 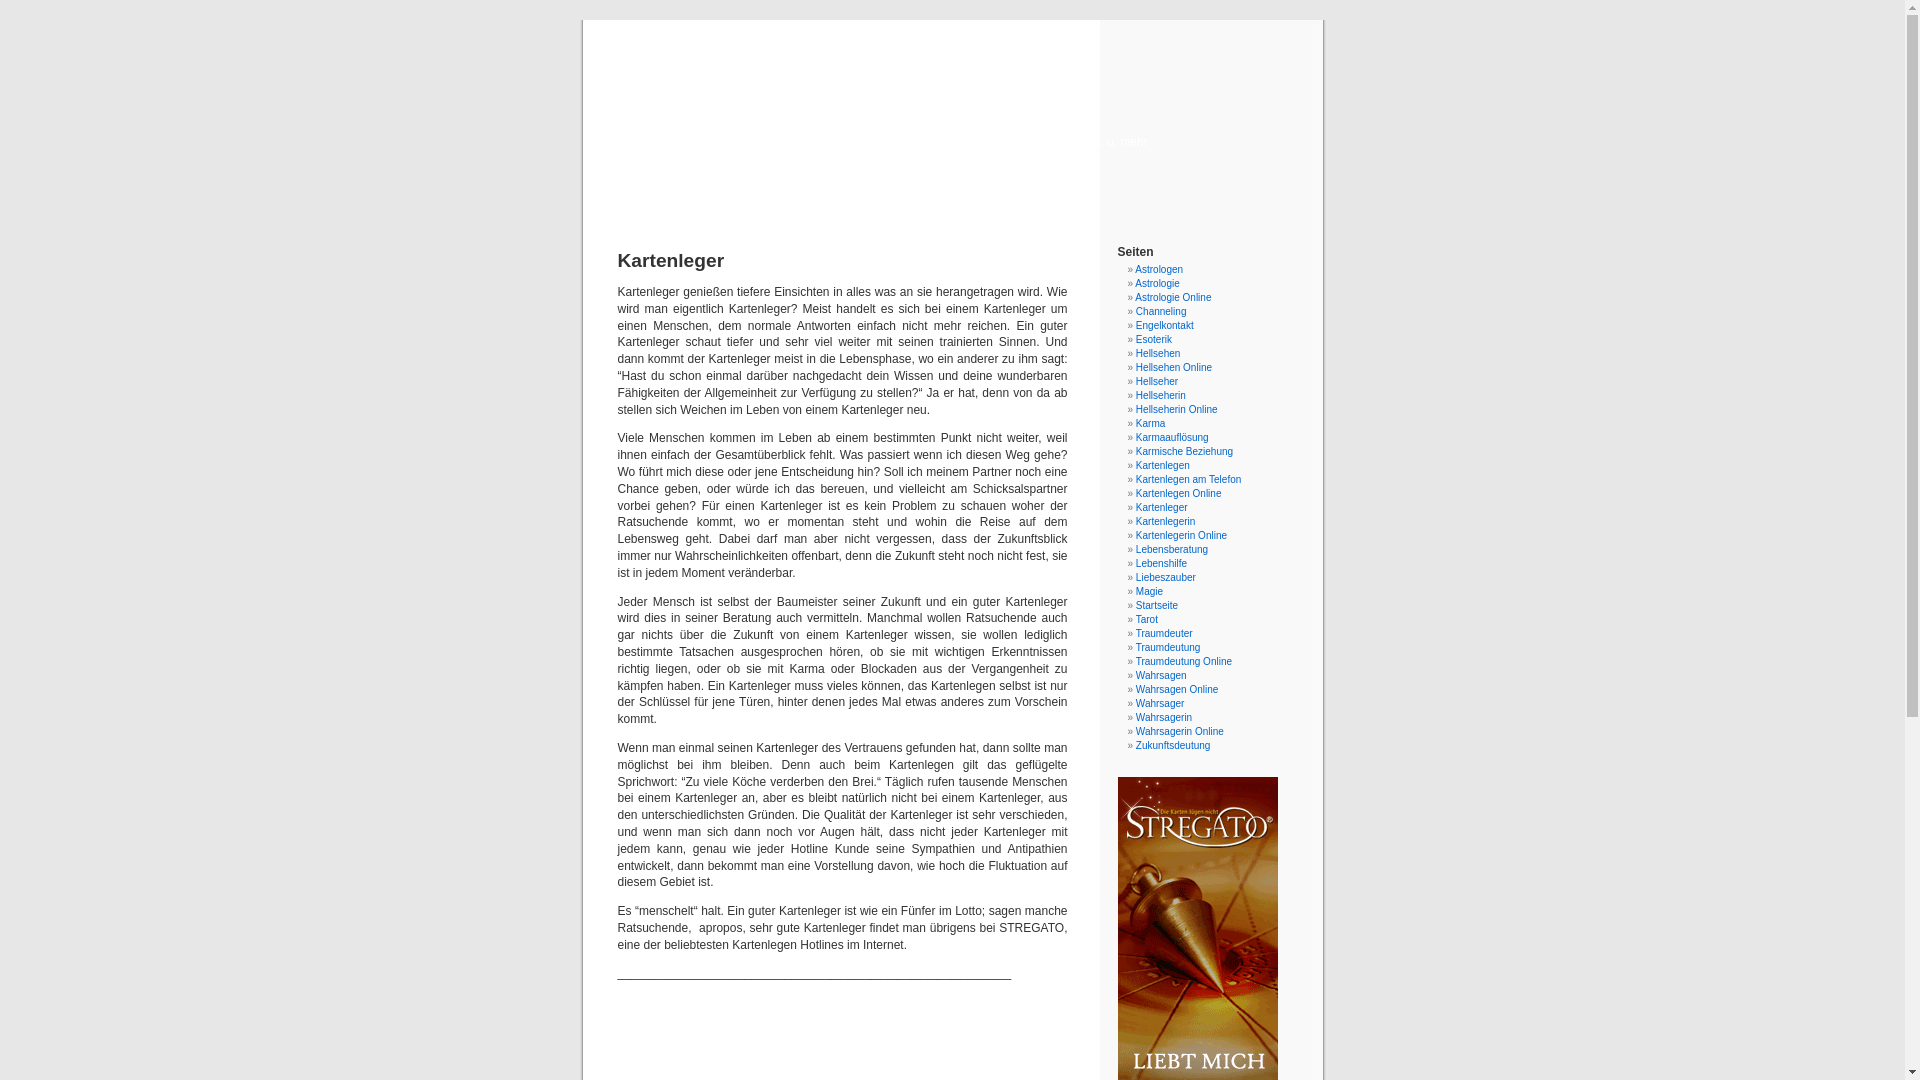 I want to click on 'Kartenlegerin Online', so click(x=1181, y=534).